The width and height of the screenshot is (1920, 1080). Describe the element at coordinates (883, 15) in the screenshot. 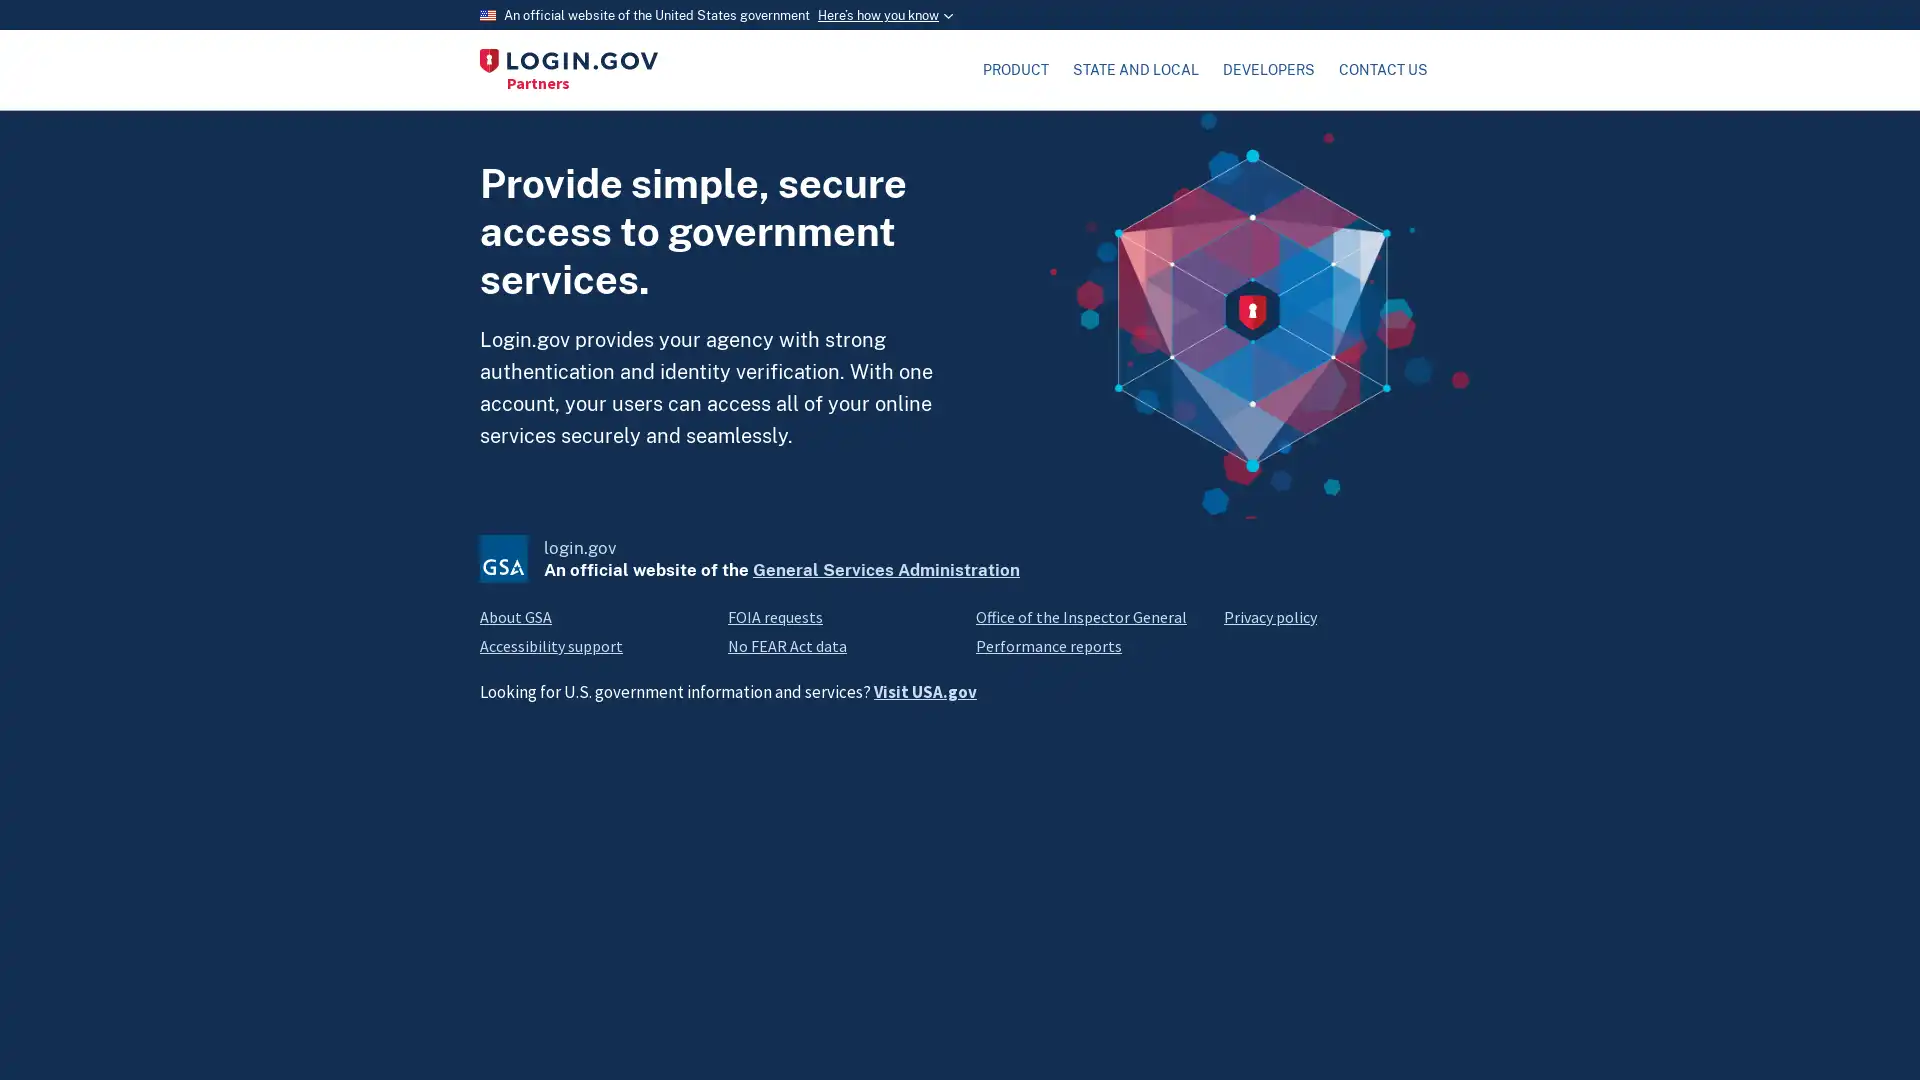

I see `Heres how you know` at that location.